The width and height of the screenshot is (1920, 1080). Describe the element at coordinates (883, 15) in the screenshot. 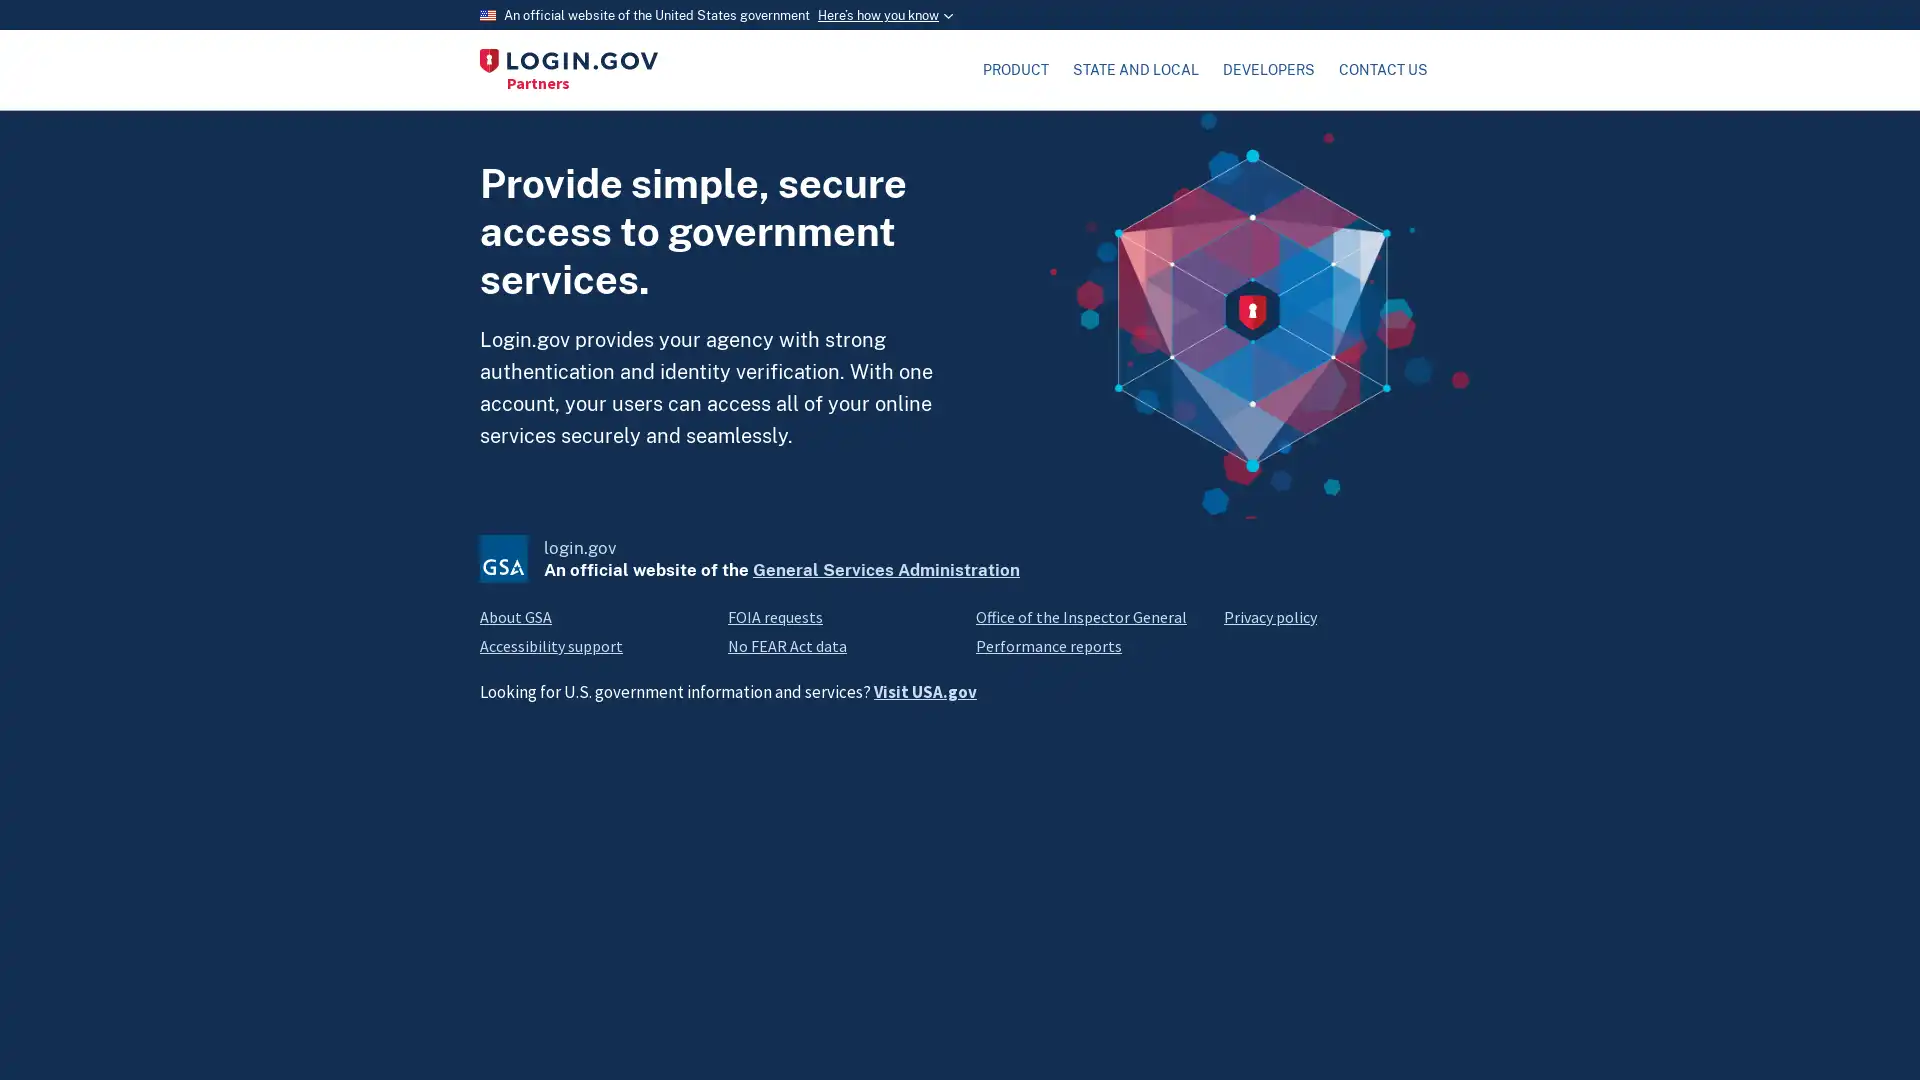

I see `Heres how you know` at that location.